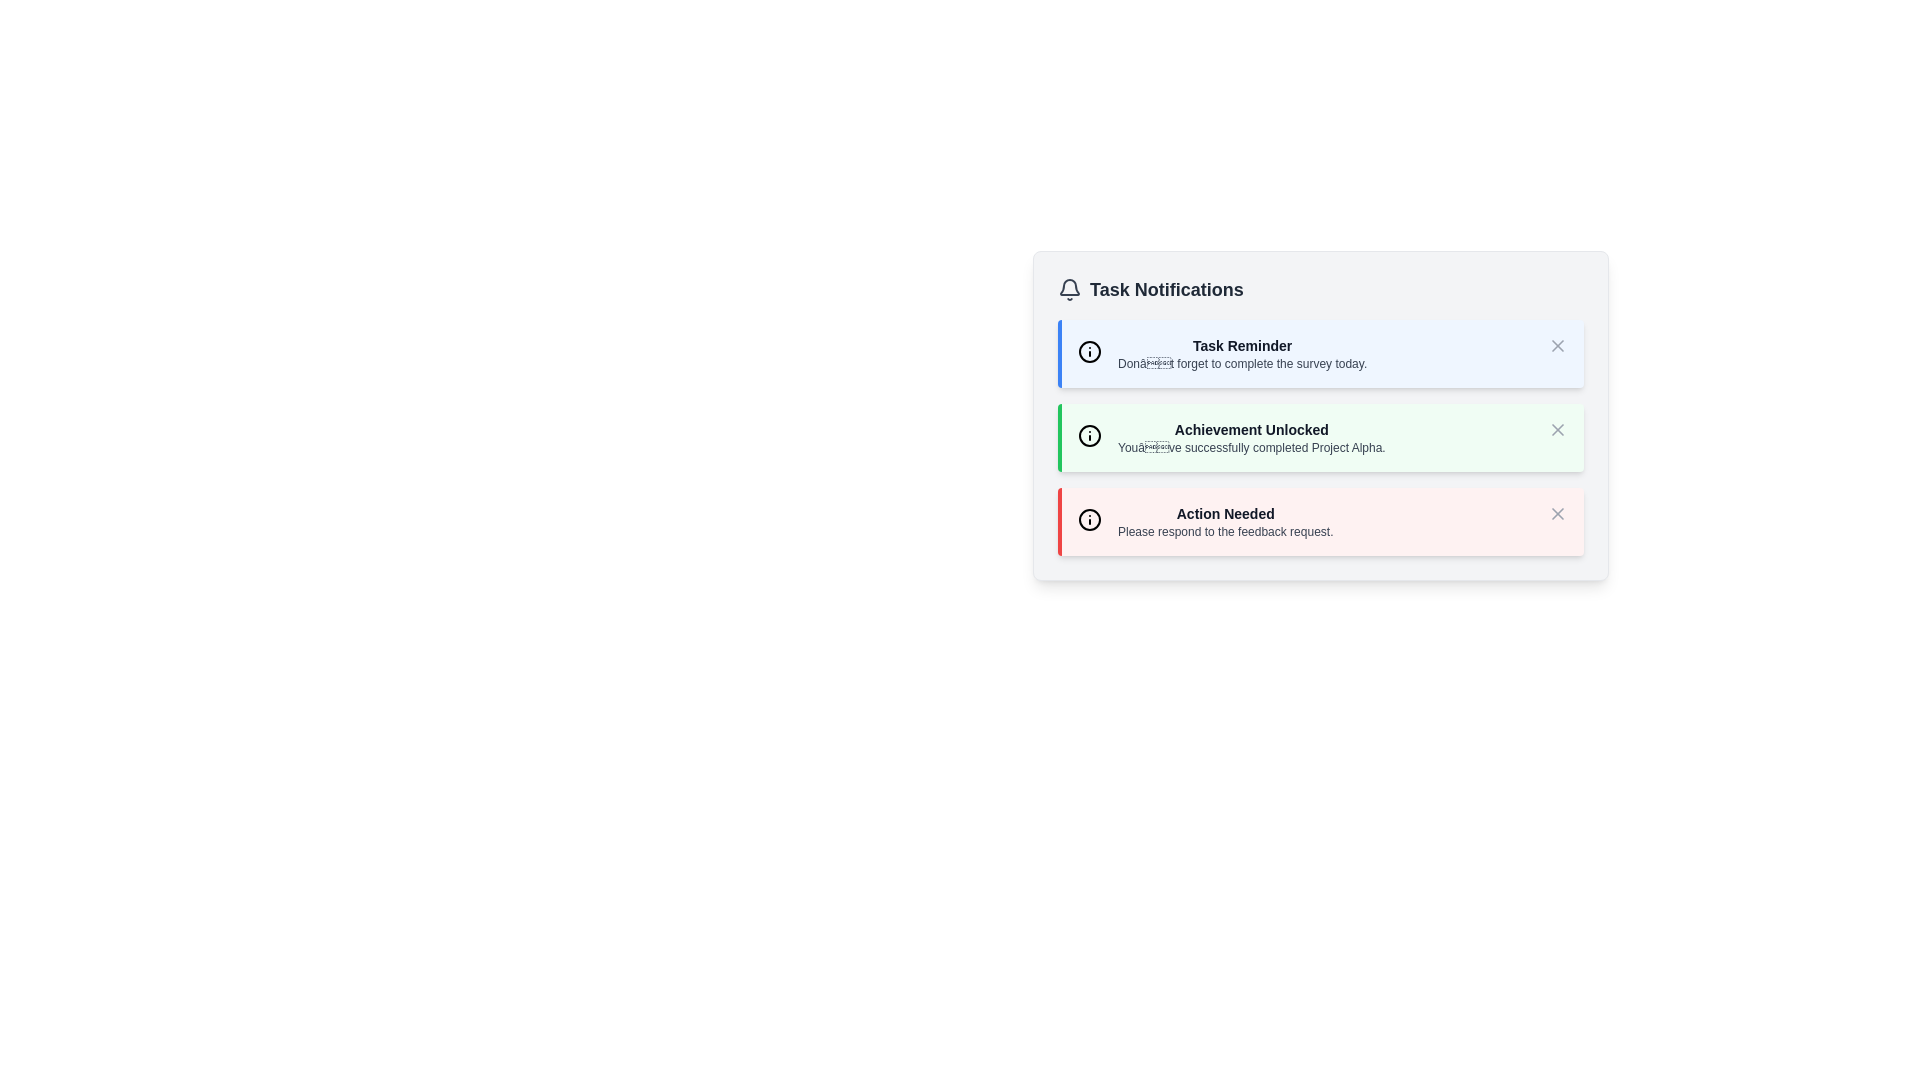  Describe the element at coordinates (1088, 434) in the screenshot. I see `the decorative informational icon located in the center of the green-highlighted notification box titled 'Achievement Unlocked'` at that location.